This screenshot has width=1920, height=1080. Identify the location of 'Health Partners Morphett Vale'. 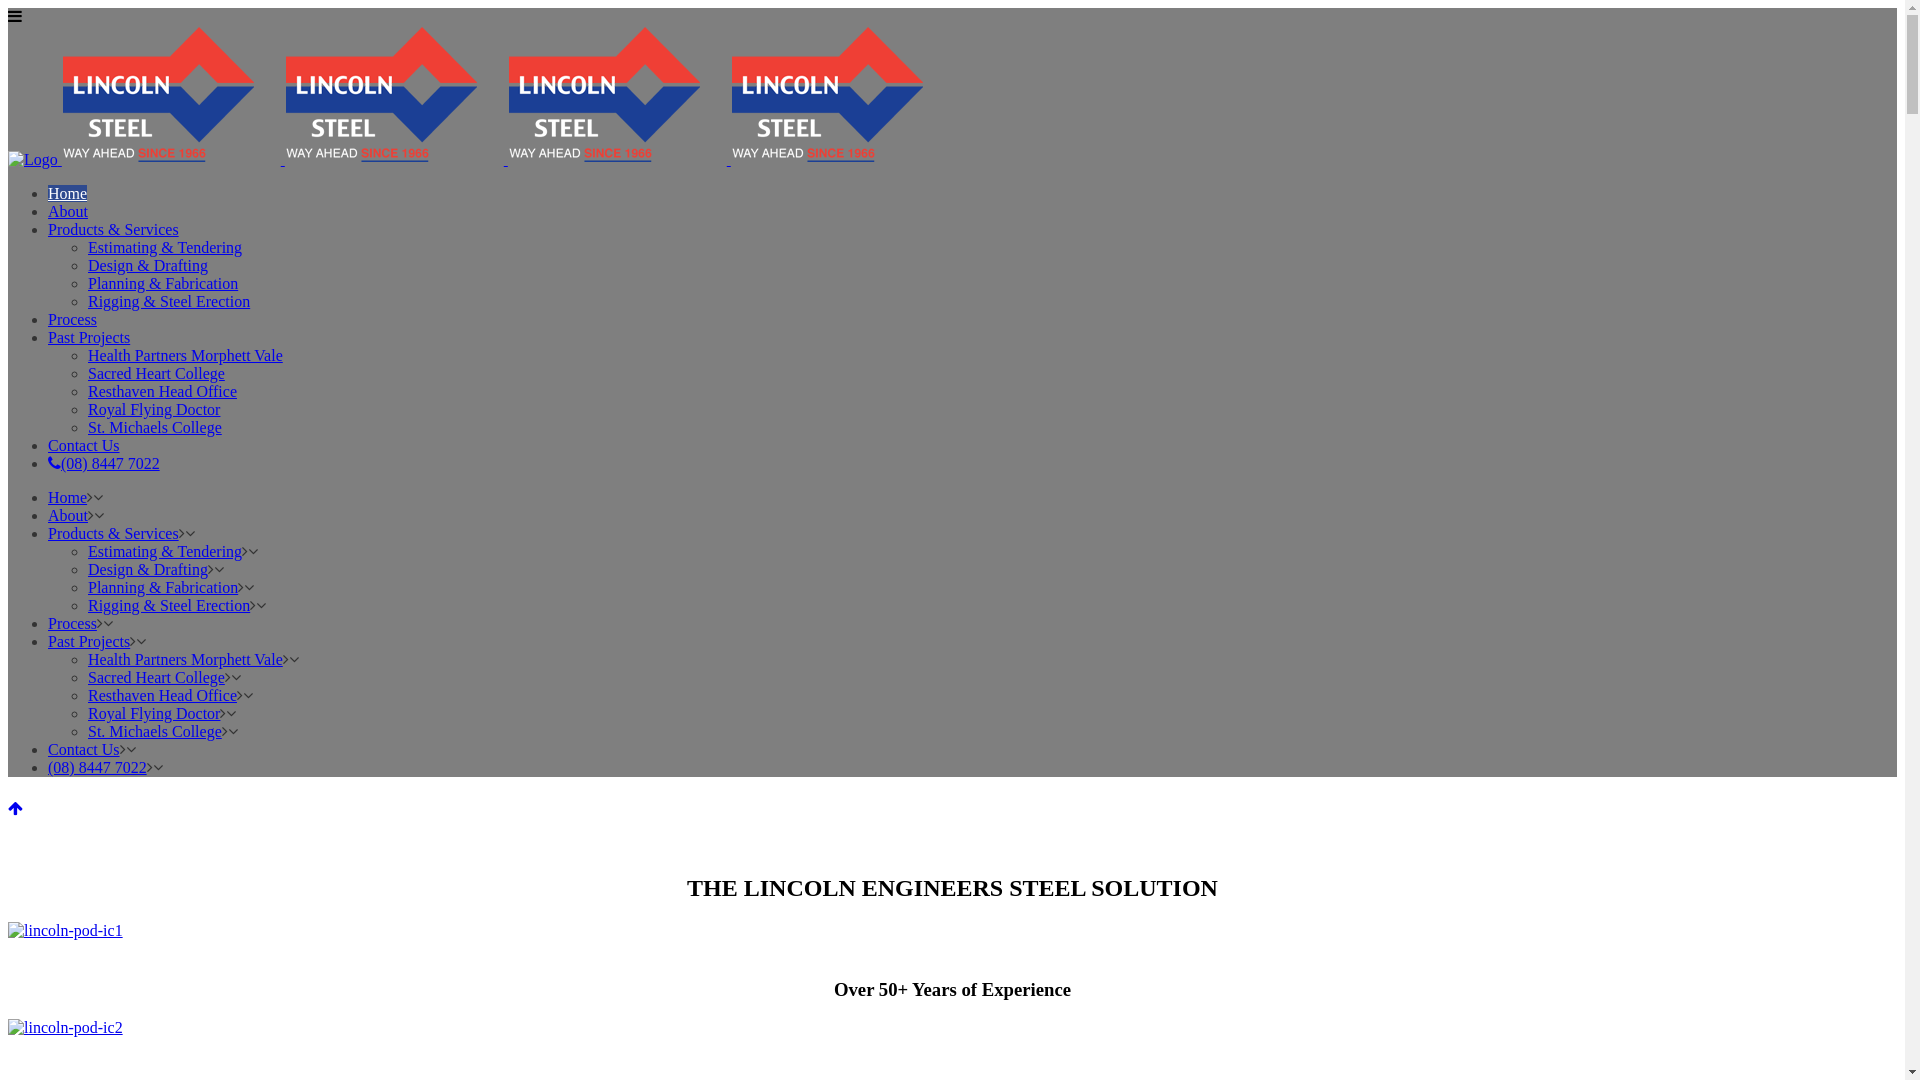
(185, 659).